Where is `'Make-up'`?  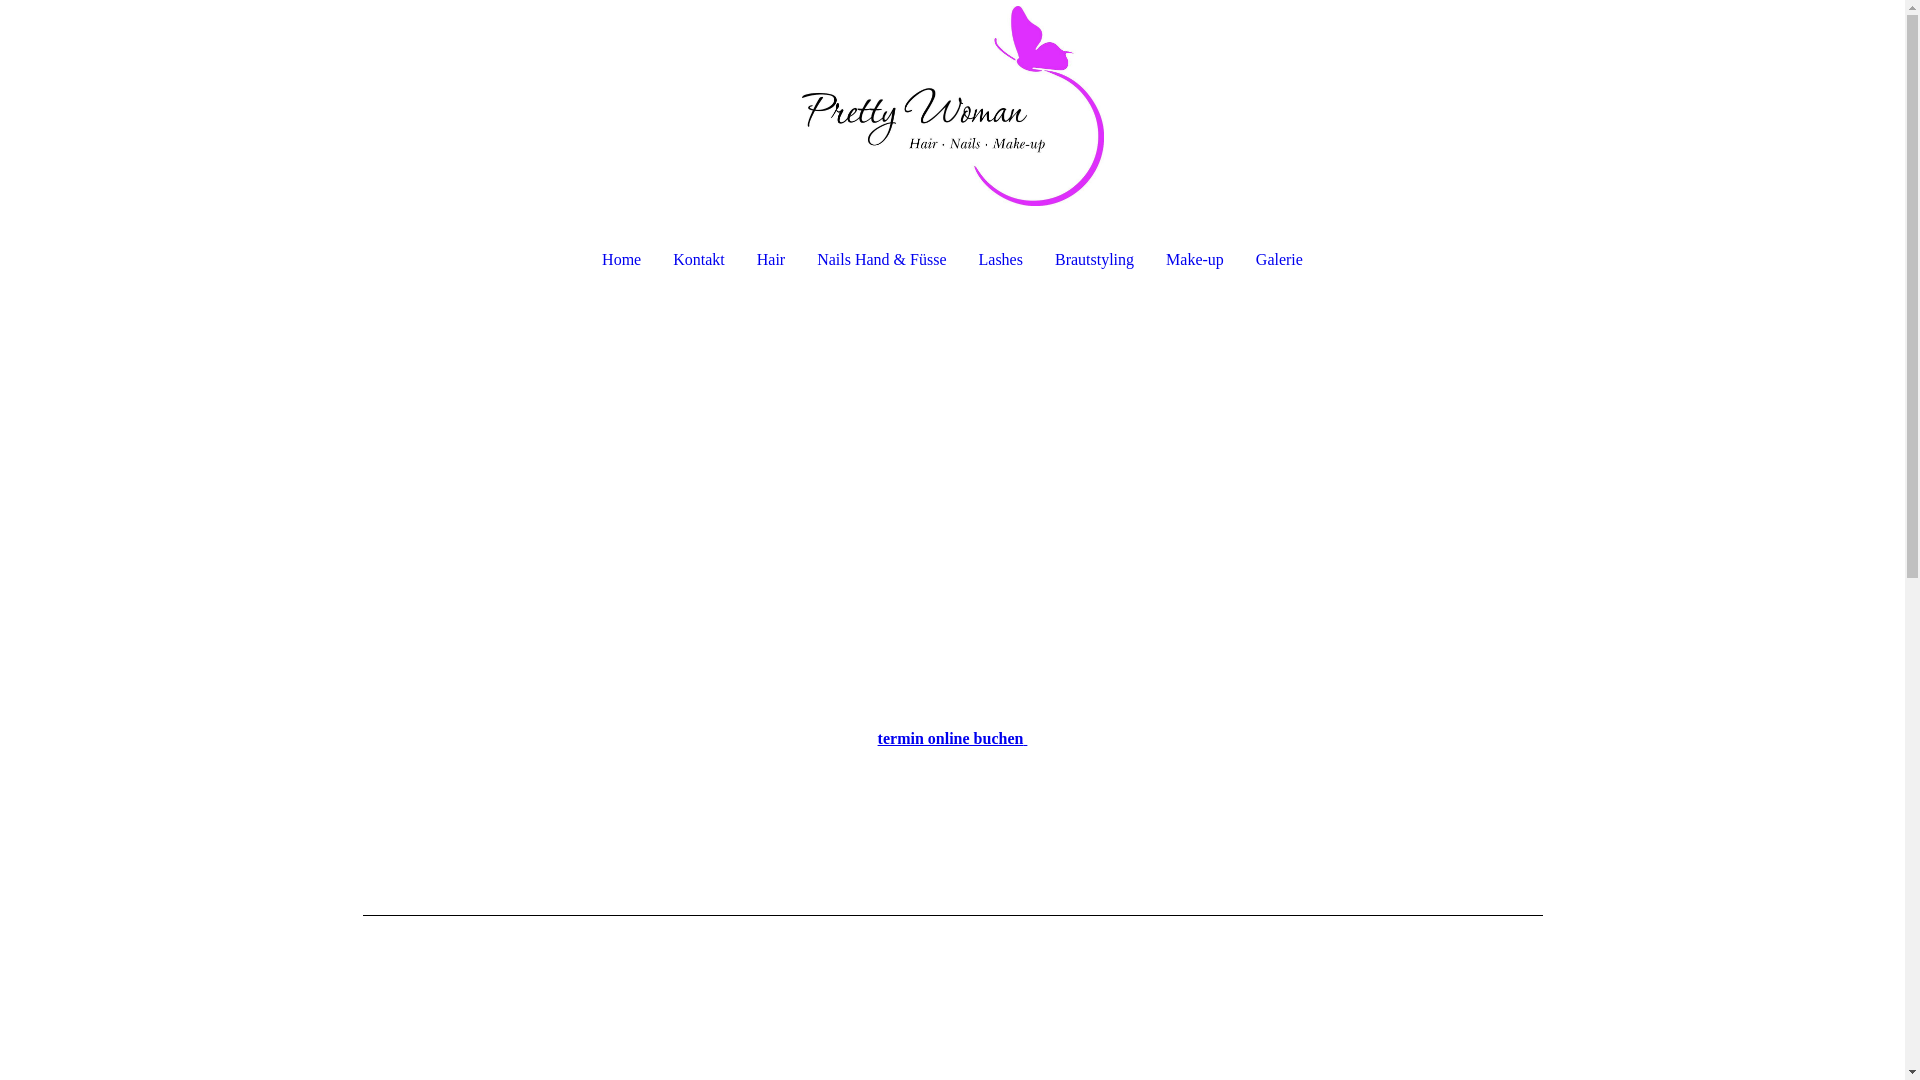
'Make-up' is located at coordinates (1195, 258).